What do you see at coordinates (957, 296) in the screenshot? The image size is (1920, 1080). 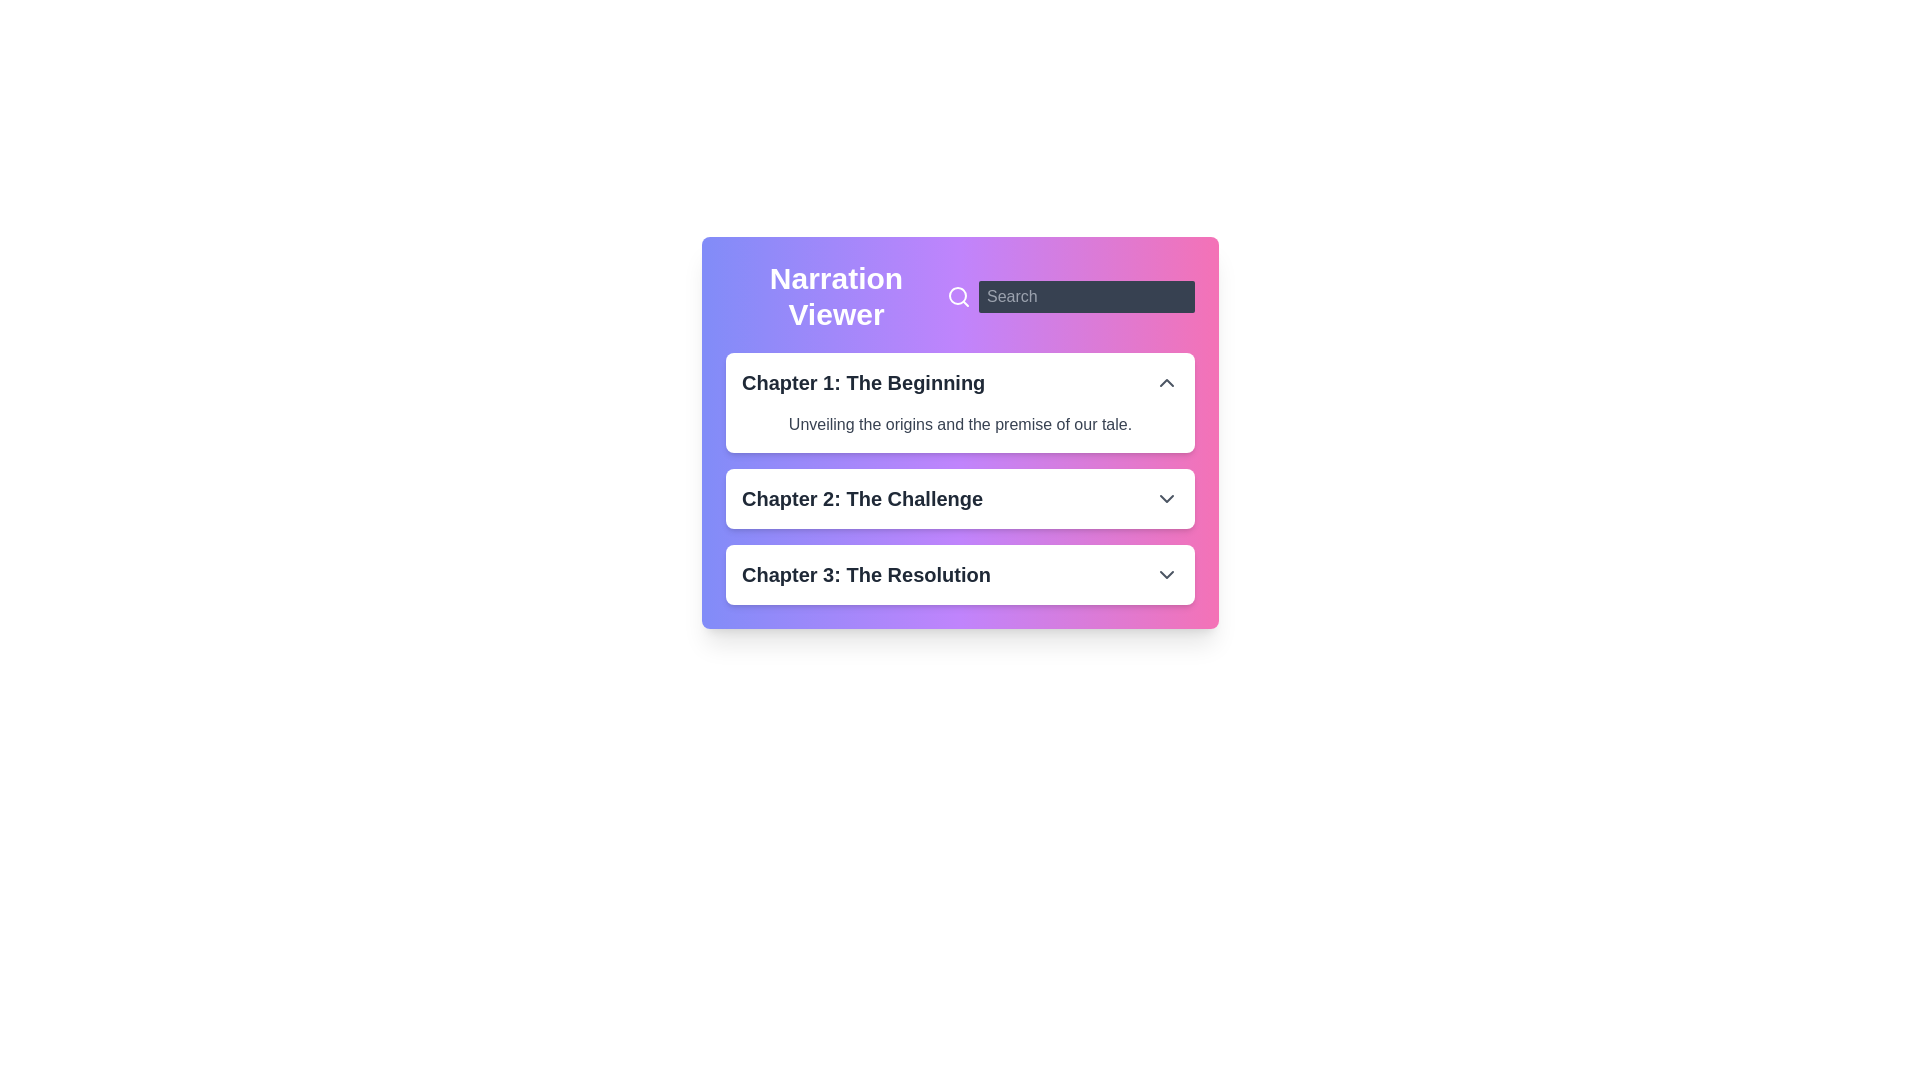 I see `the circular search icon located at the top-right corner of the interface` at bounding box center [957, 296].